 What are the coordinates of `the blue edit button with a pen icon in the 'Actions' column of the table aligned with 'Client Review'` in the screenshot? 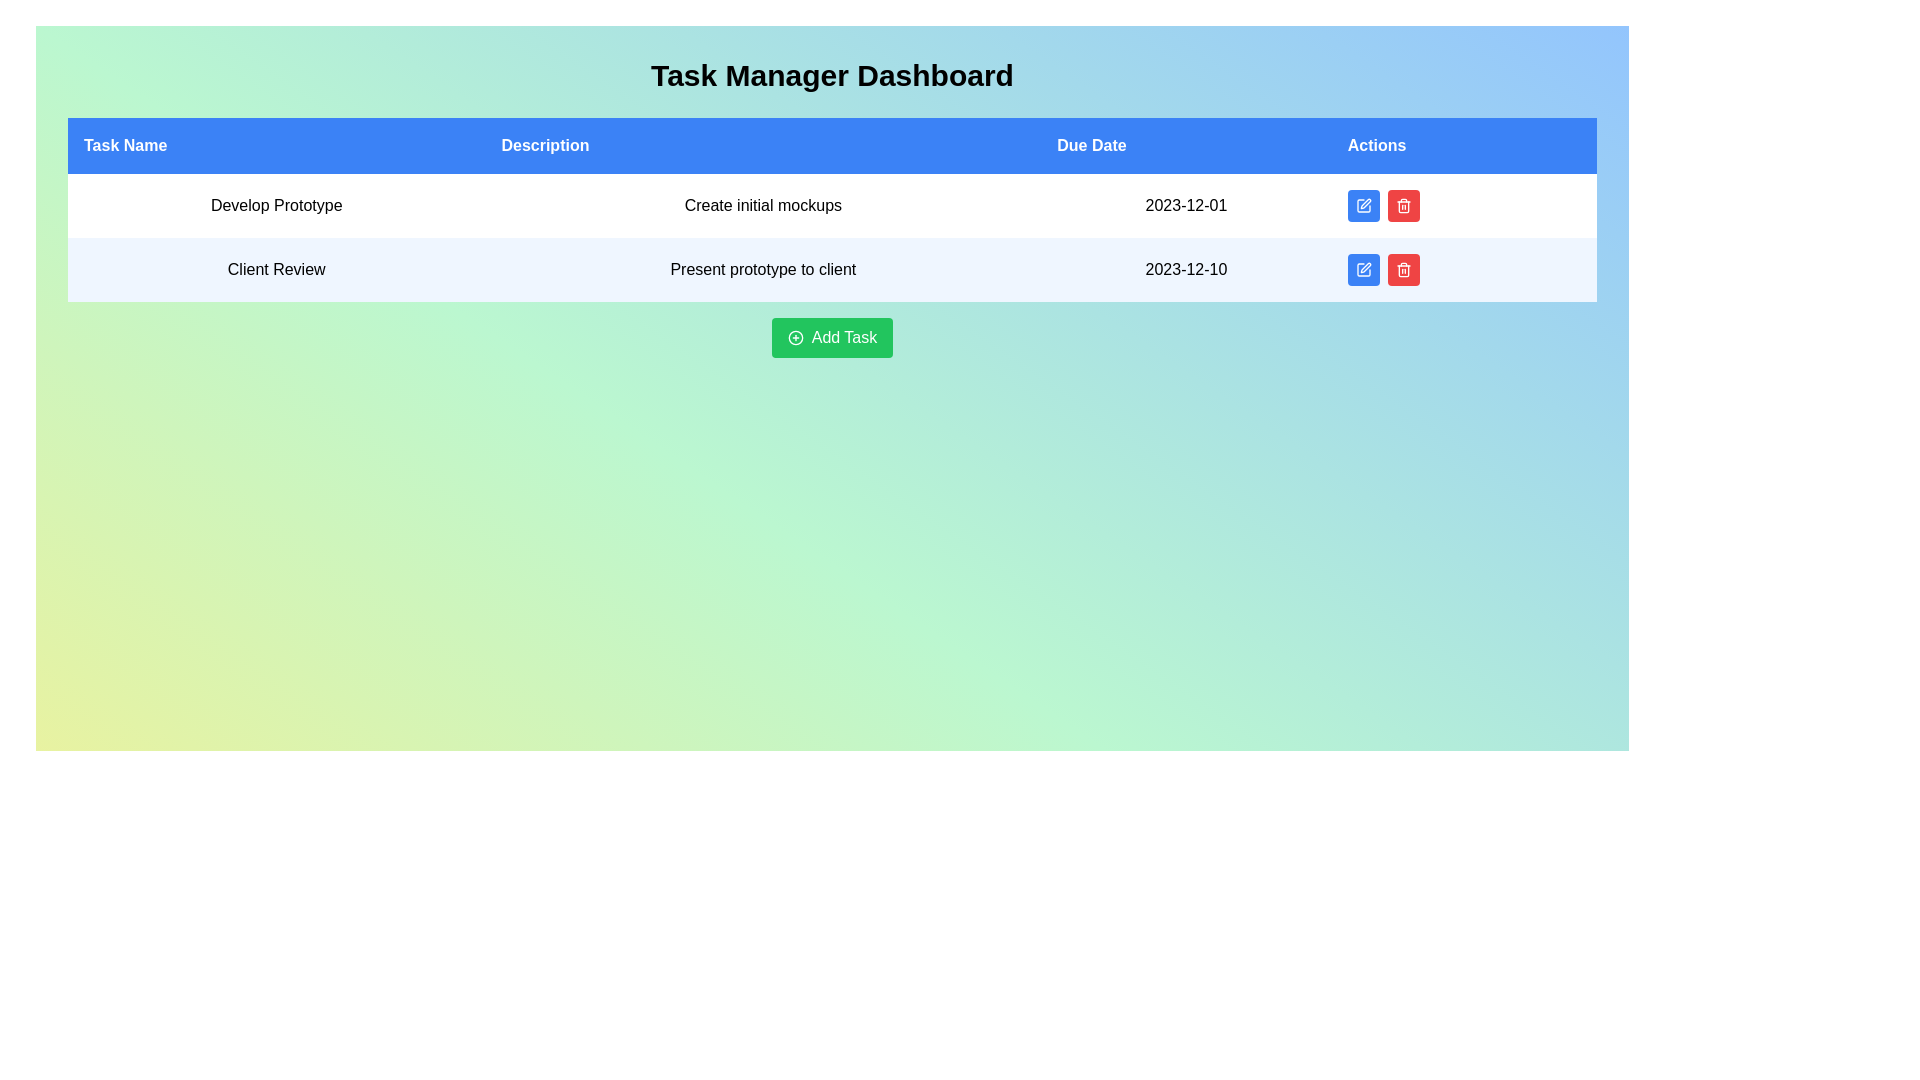 It's located at (1362, 270).